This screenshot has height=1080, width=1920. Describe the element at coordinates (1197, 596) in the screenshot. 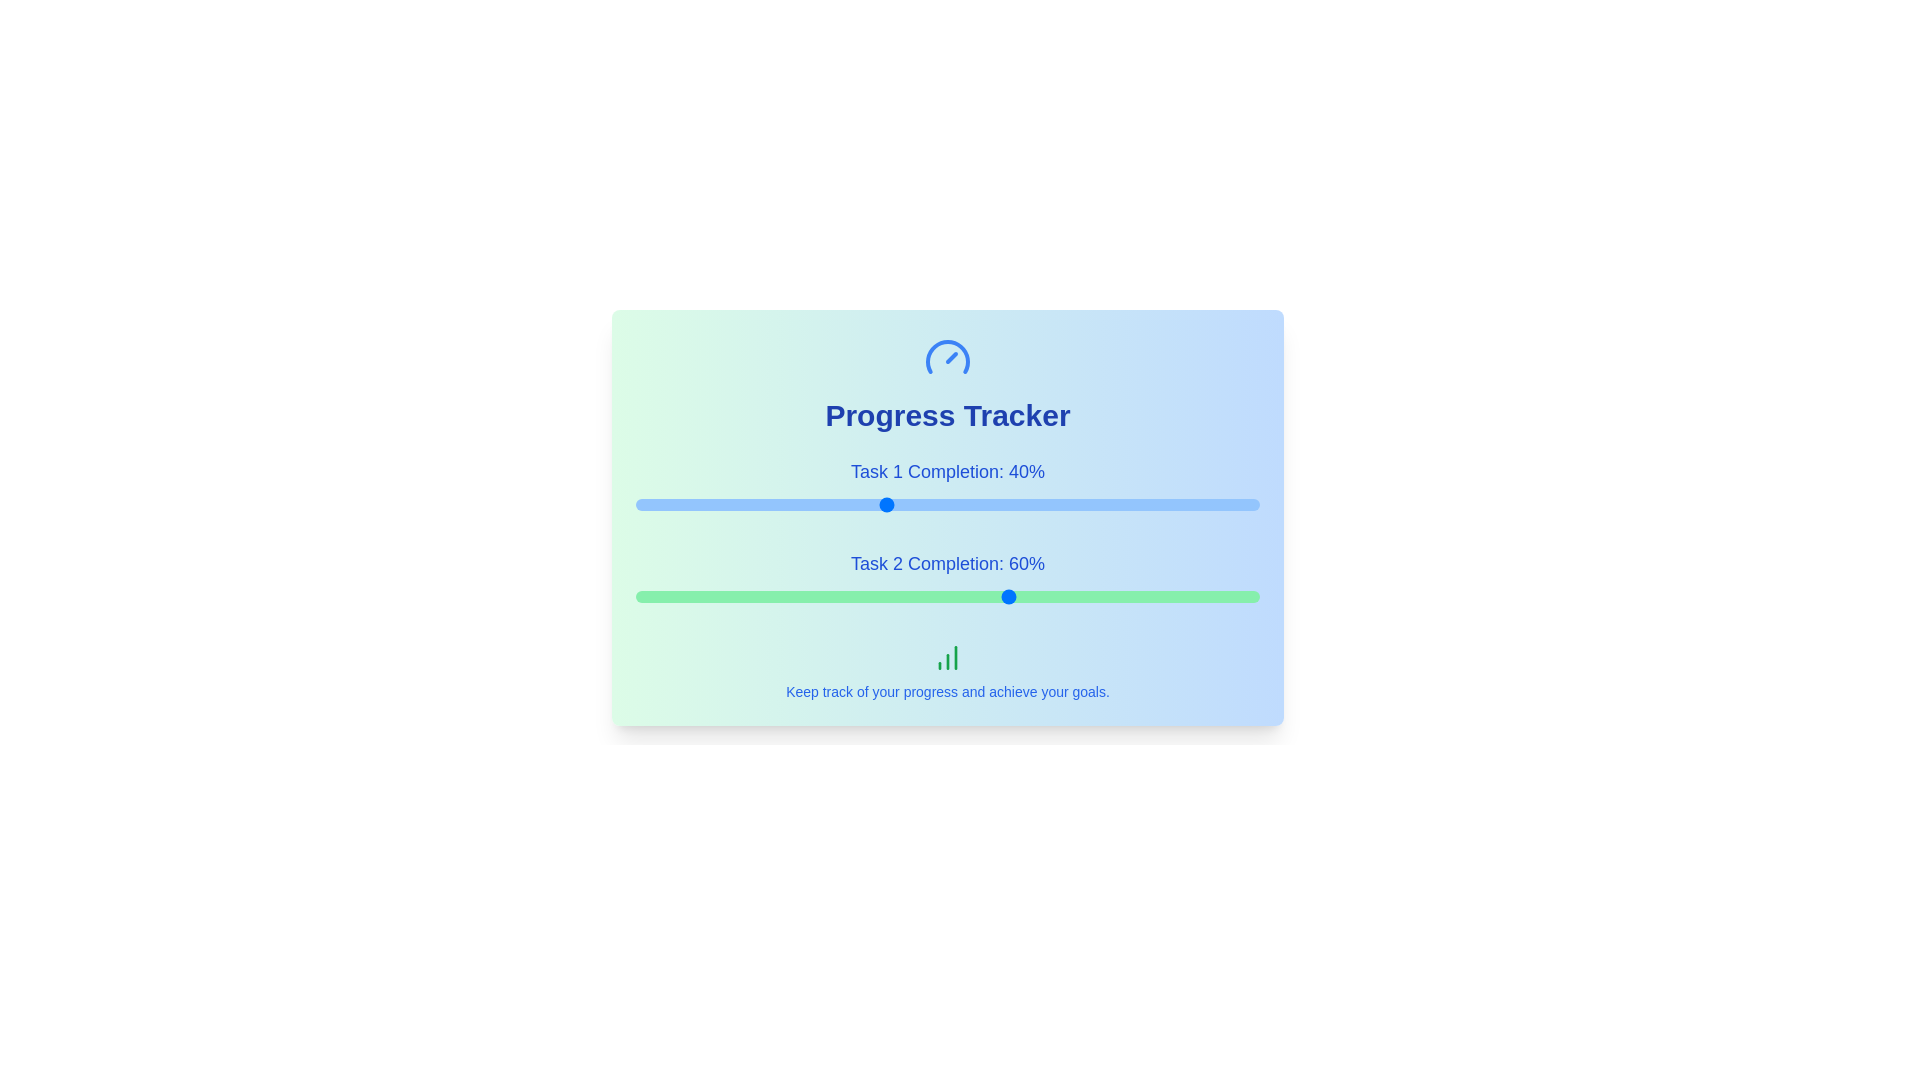

I see `the Task 2 completion slider` at that location.